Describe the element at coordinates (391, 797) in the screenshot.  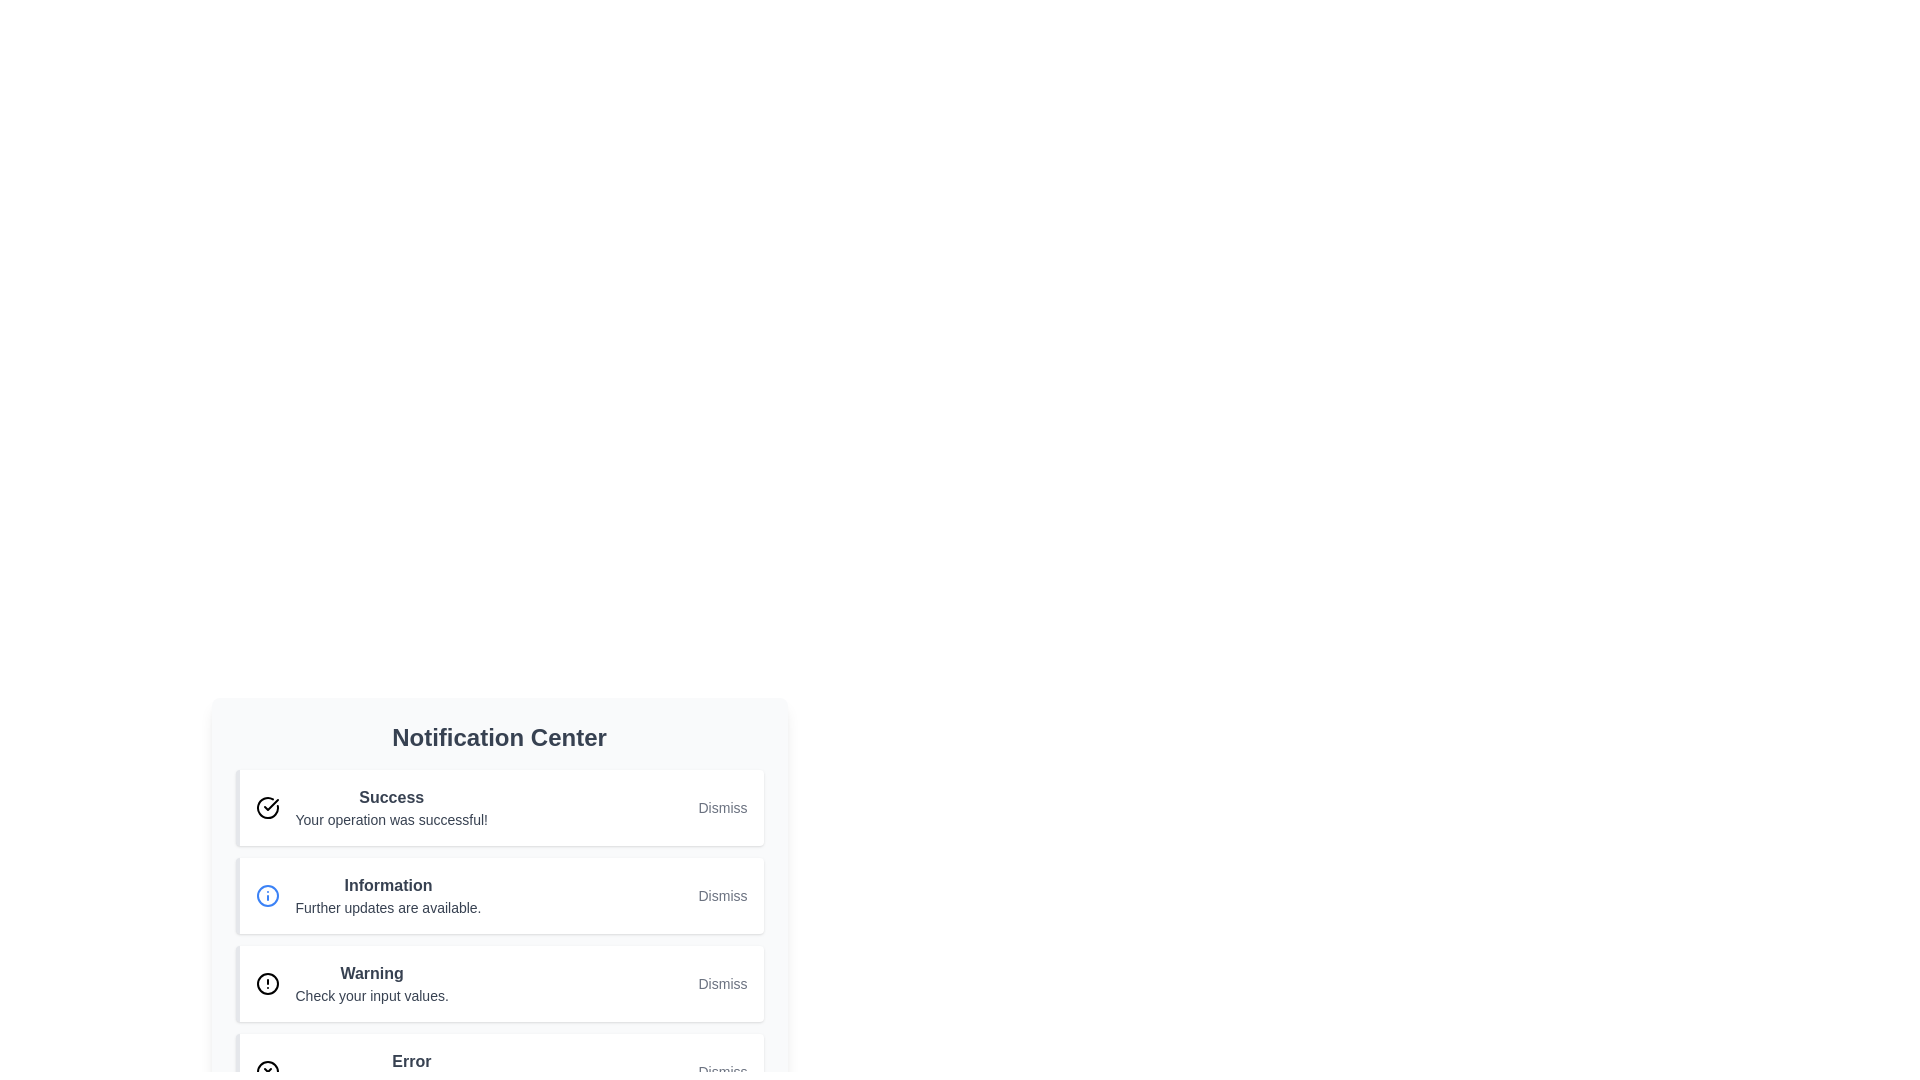
I see `the Text Label that serves as the title of the notification card indicating a successful operation, located within the 'Notification Center' and positioned to the right of a checkmark icon` at that location.